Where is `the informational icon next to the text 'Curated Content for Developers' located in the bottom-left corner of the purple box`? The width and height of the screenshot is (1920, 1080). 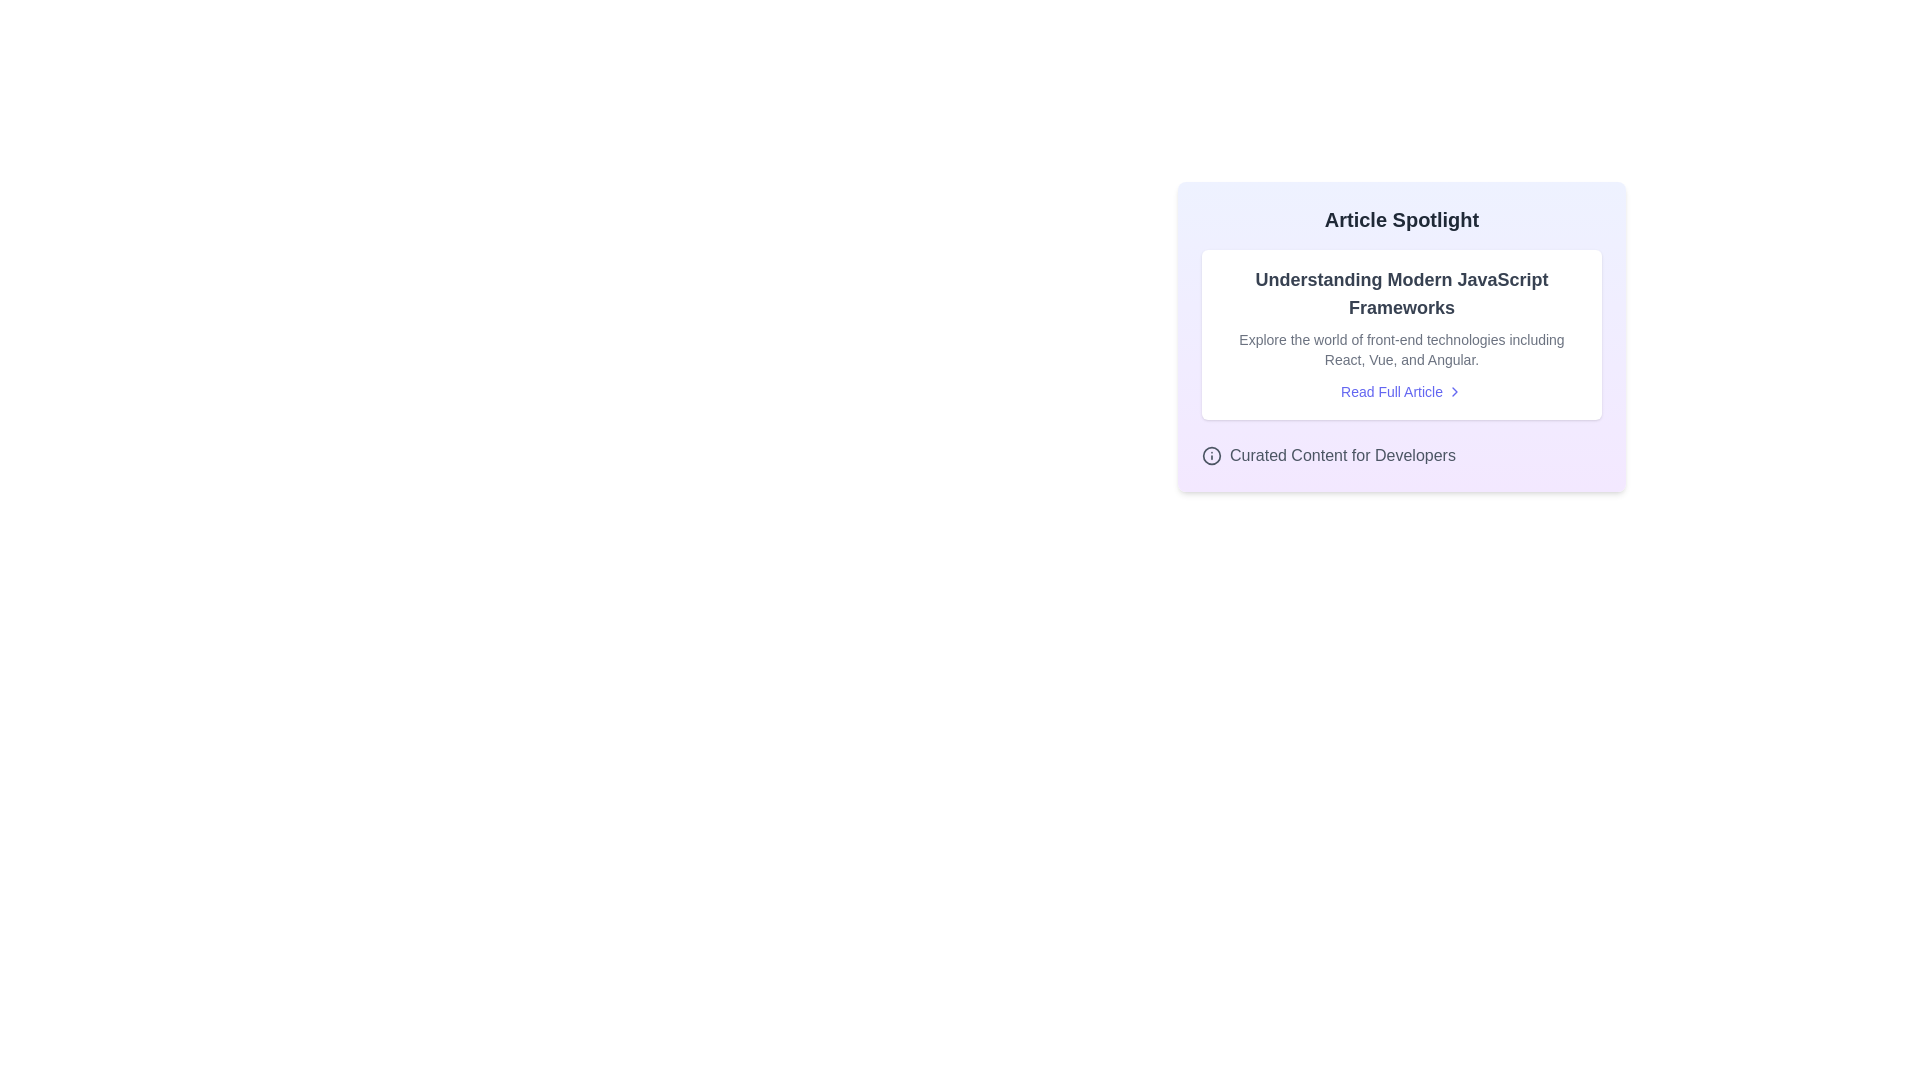 the informational icon next to the text 'Curated Content for Developers' located in the bottom-left corner of the purple box is located at coordinates (1210, 455).